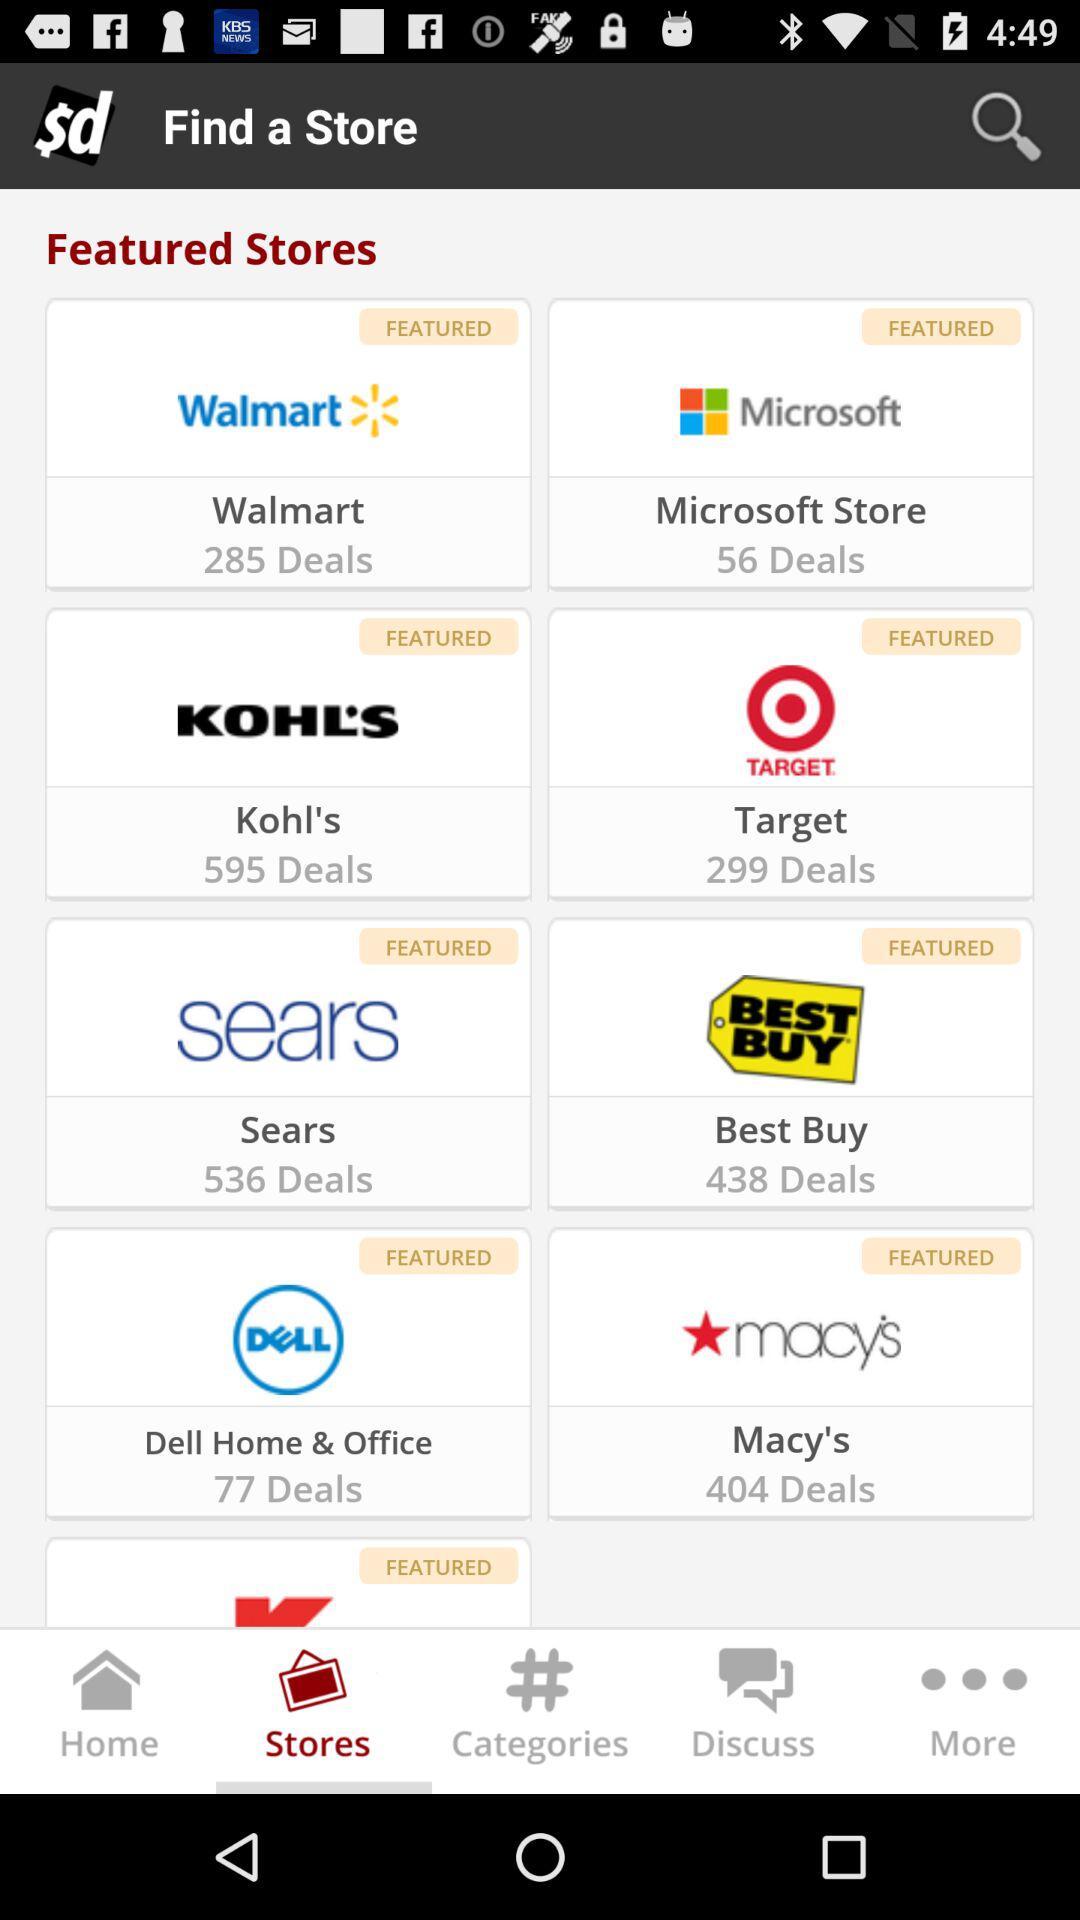 The height and width of the screenshot is (1920, 1080). What do you see at coordinates (323, 1715) in the screenshot?
I see `stores option` at bounding box center [323, 1715].